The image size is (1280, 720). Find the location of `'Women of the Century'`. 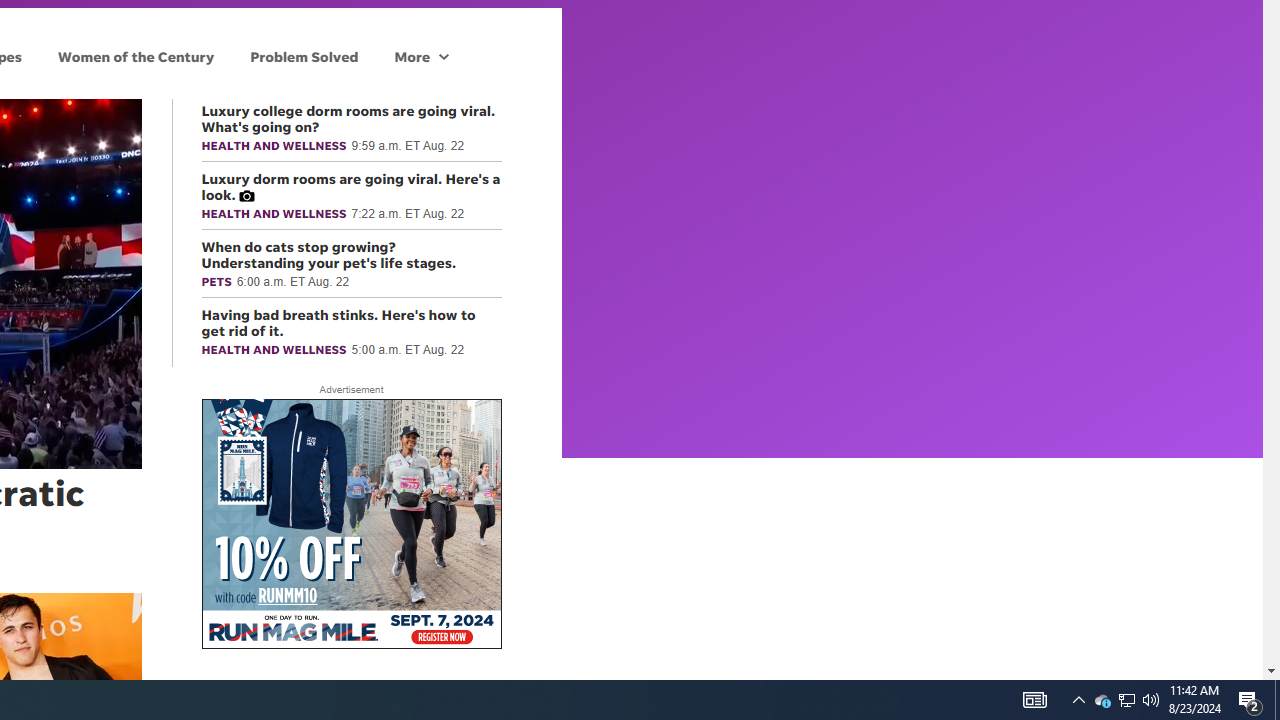

'Women of the Century' is located at coordinates (135, 55).